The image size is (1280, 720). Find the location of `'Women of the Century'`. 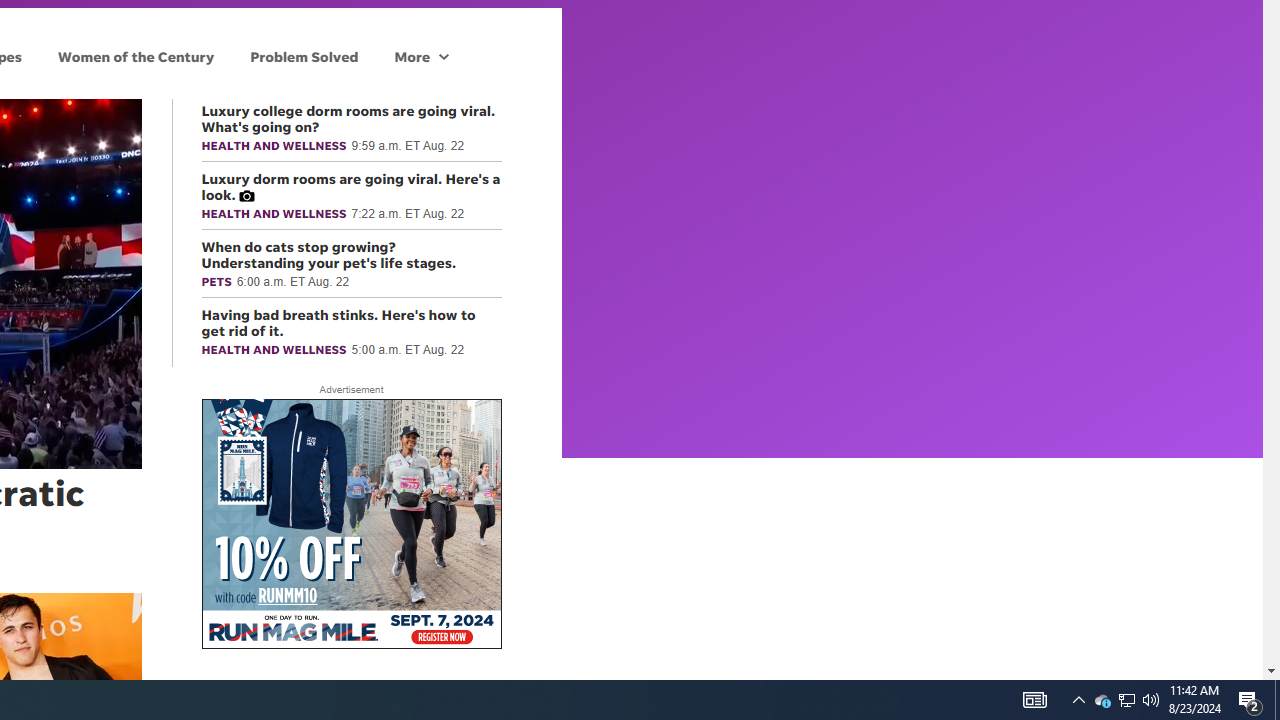

'Women of the Century' is located at coordinates (135, 55).